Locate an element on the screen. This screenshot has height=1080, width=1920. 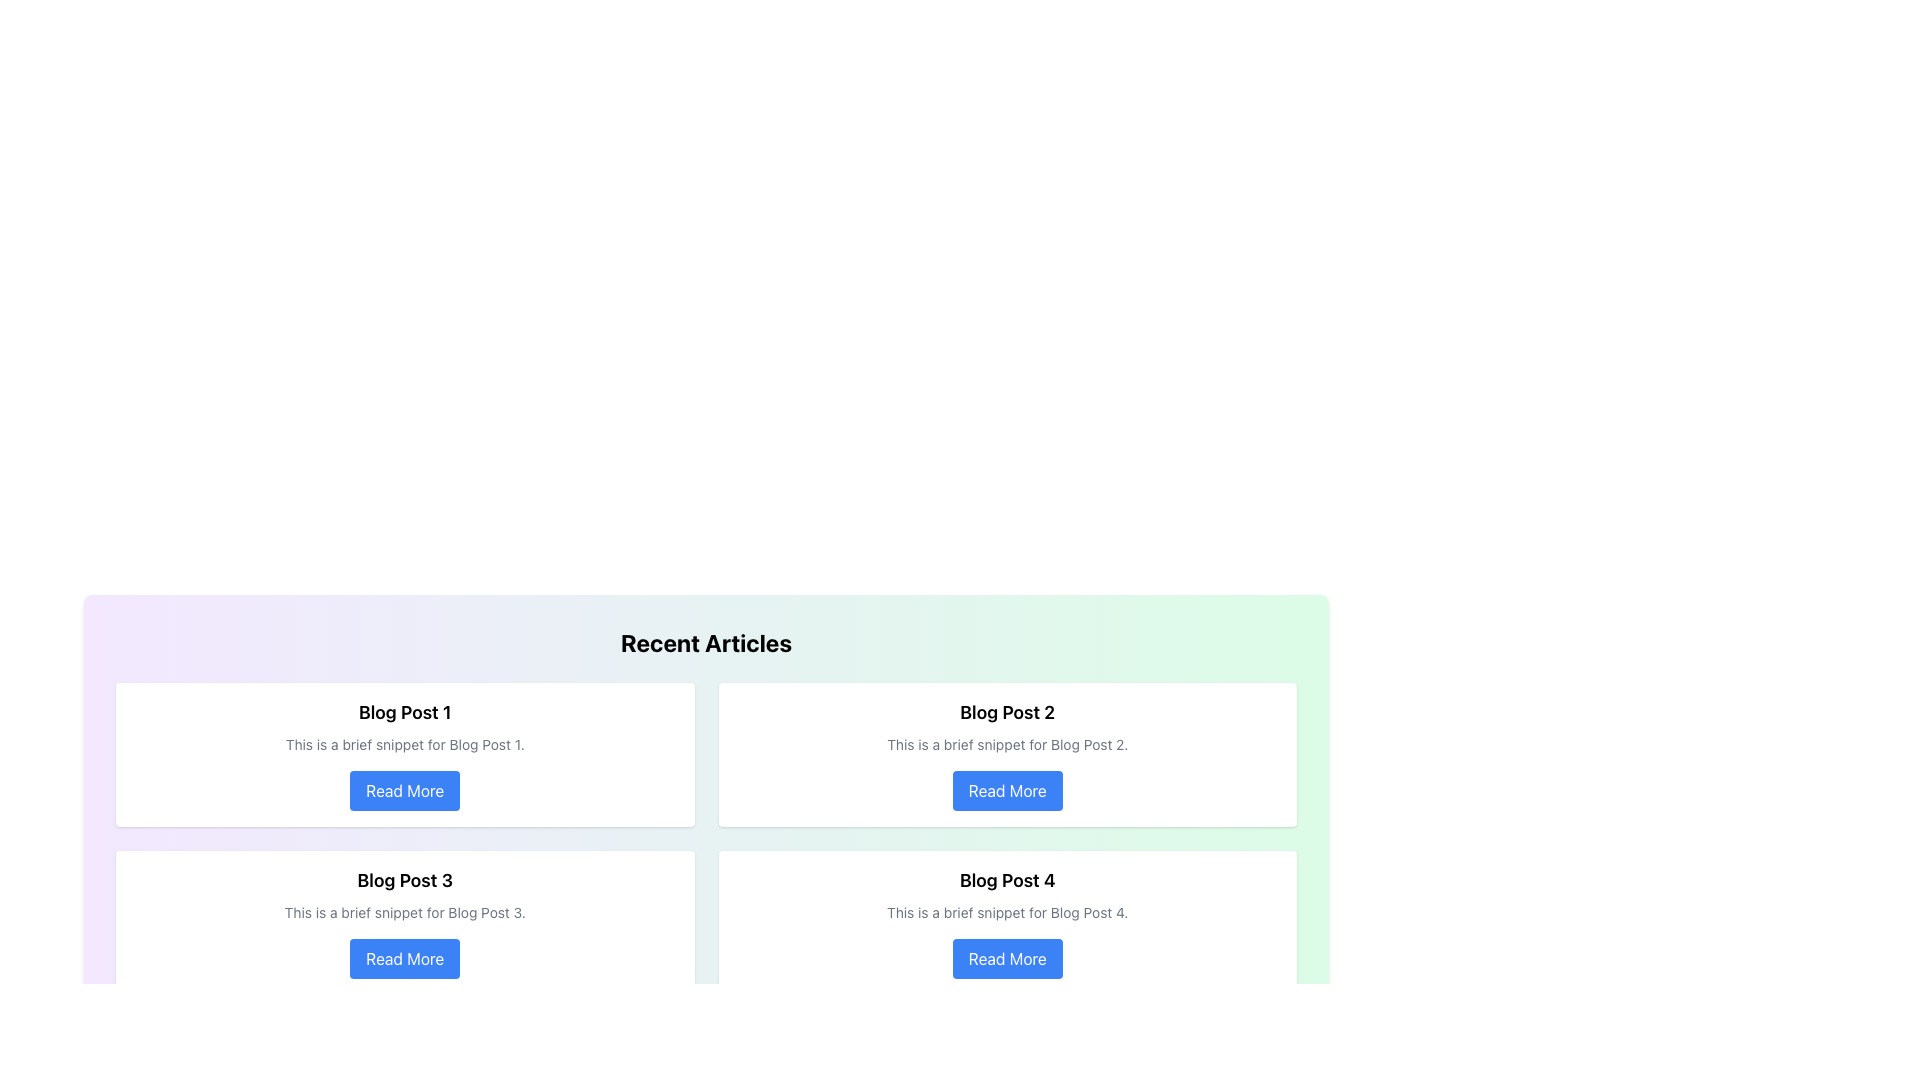
the 'Read More' button on the first article preview card located in the top-left corner of the grid layout is located at coordinates (404, 755).